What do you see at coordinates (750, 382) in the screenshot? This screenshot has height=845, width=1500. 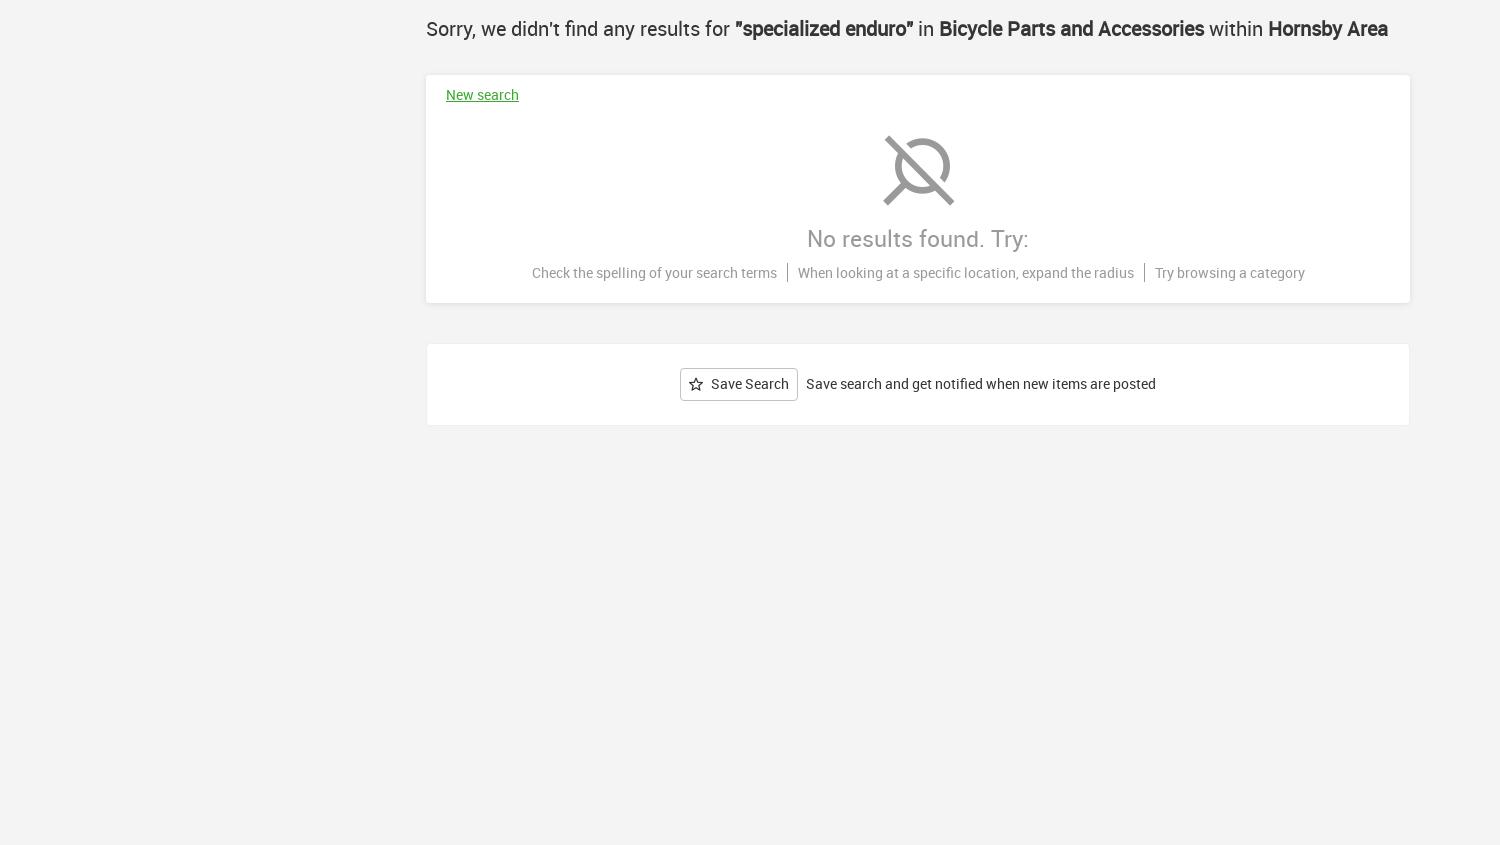 I see `'Save Search'` at bounding box center [750, 382].